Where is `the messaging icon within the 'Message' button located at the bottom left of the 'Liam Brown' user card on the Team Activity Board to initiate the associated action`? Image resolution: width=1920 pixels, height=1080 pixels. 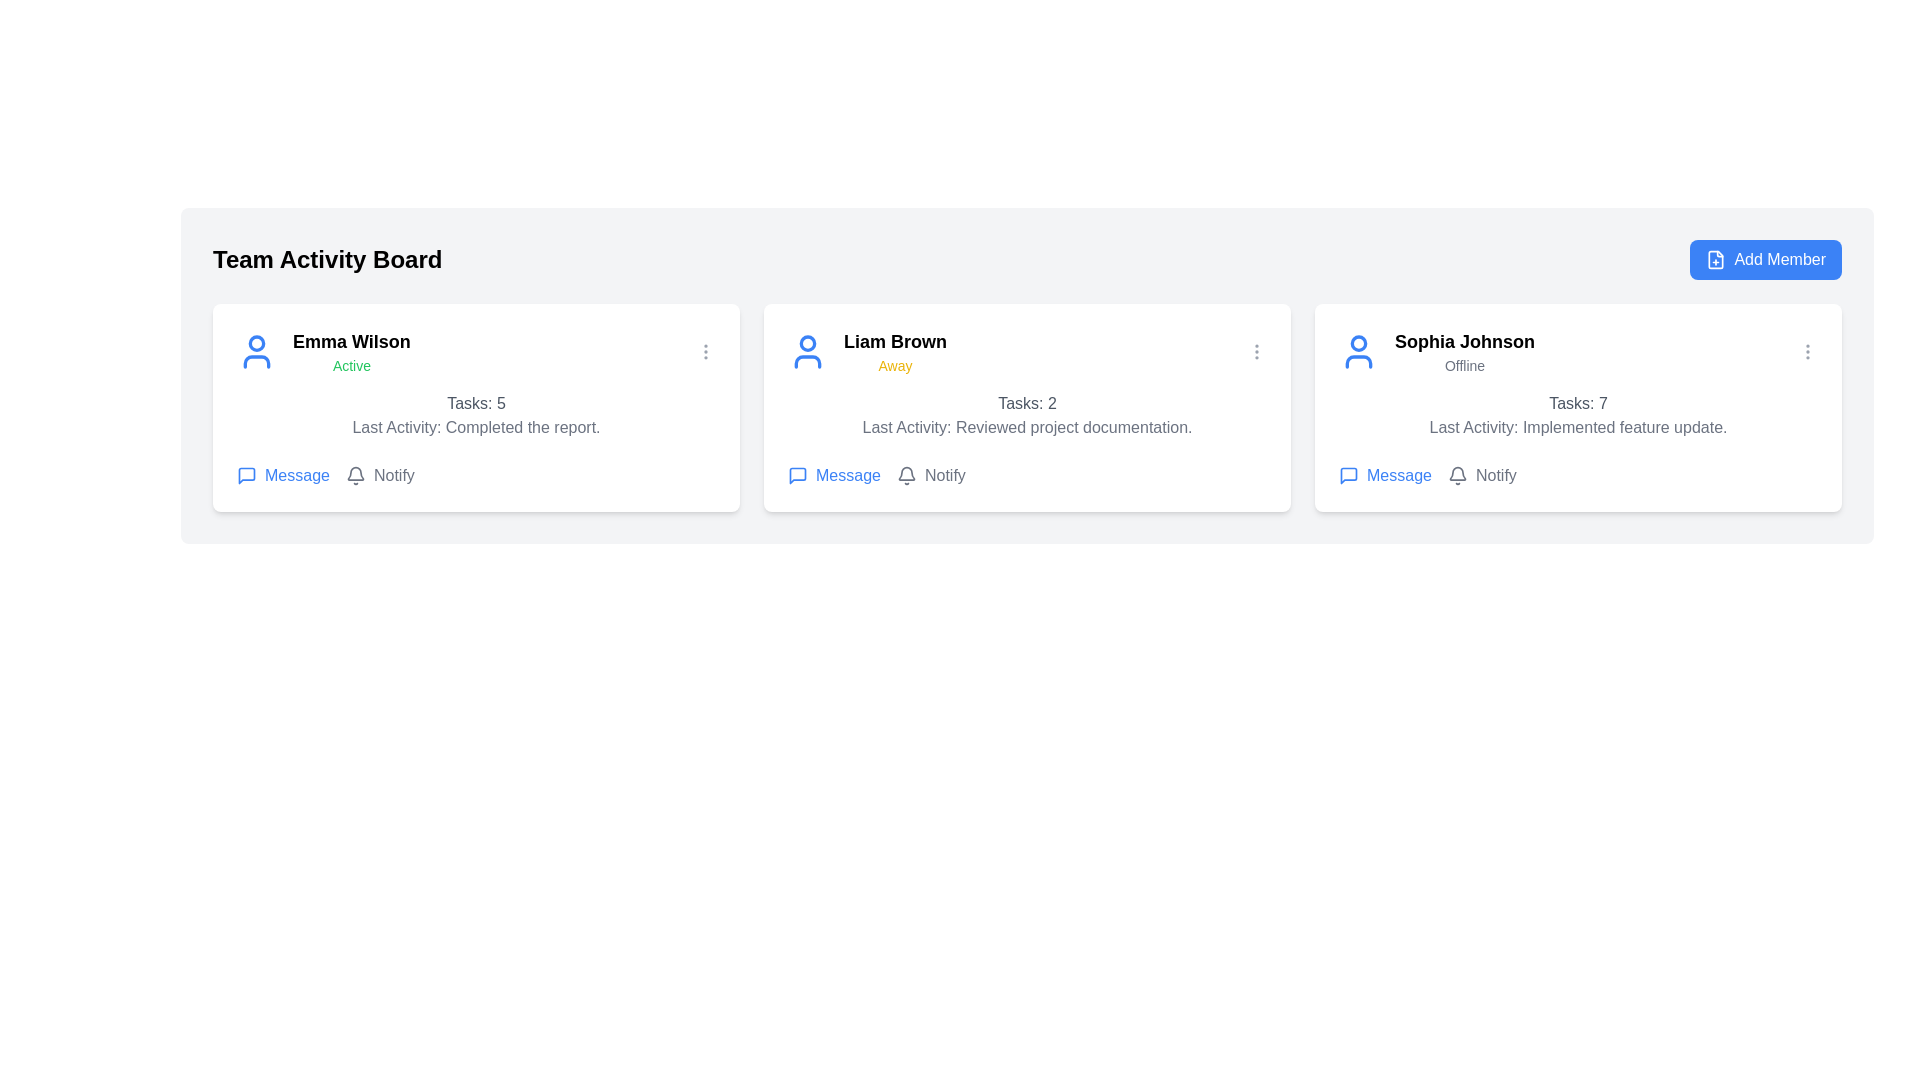 the messaging icon within the 'Message' button located at the bottom left of the 'Liam Brown' user card on the Team Activity Board to initiate the associated action is located at coordinates (796, 475).